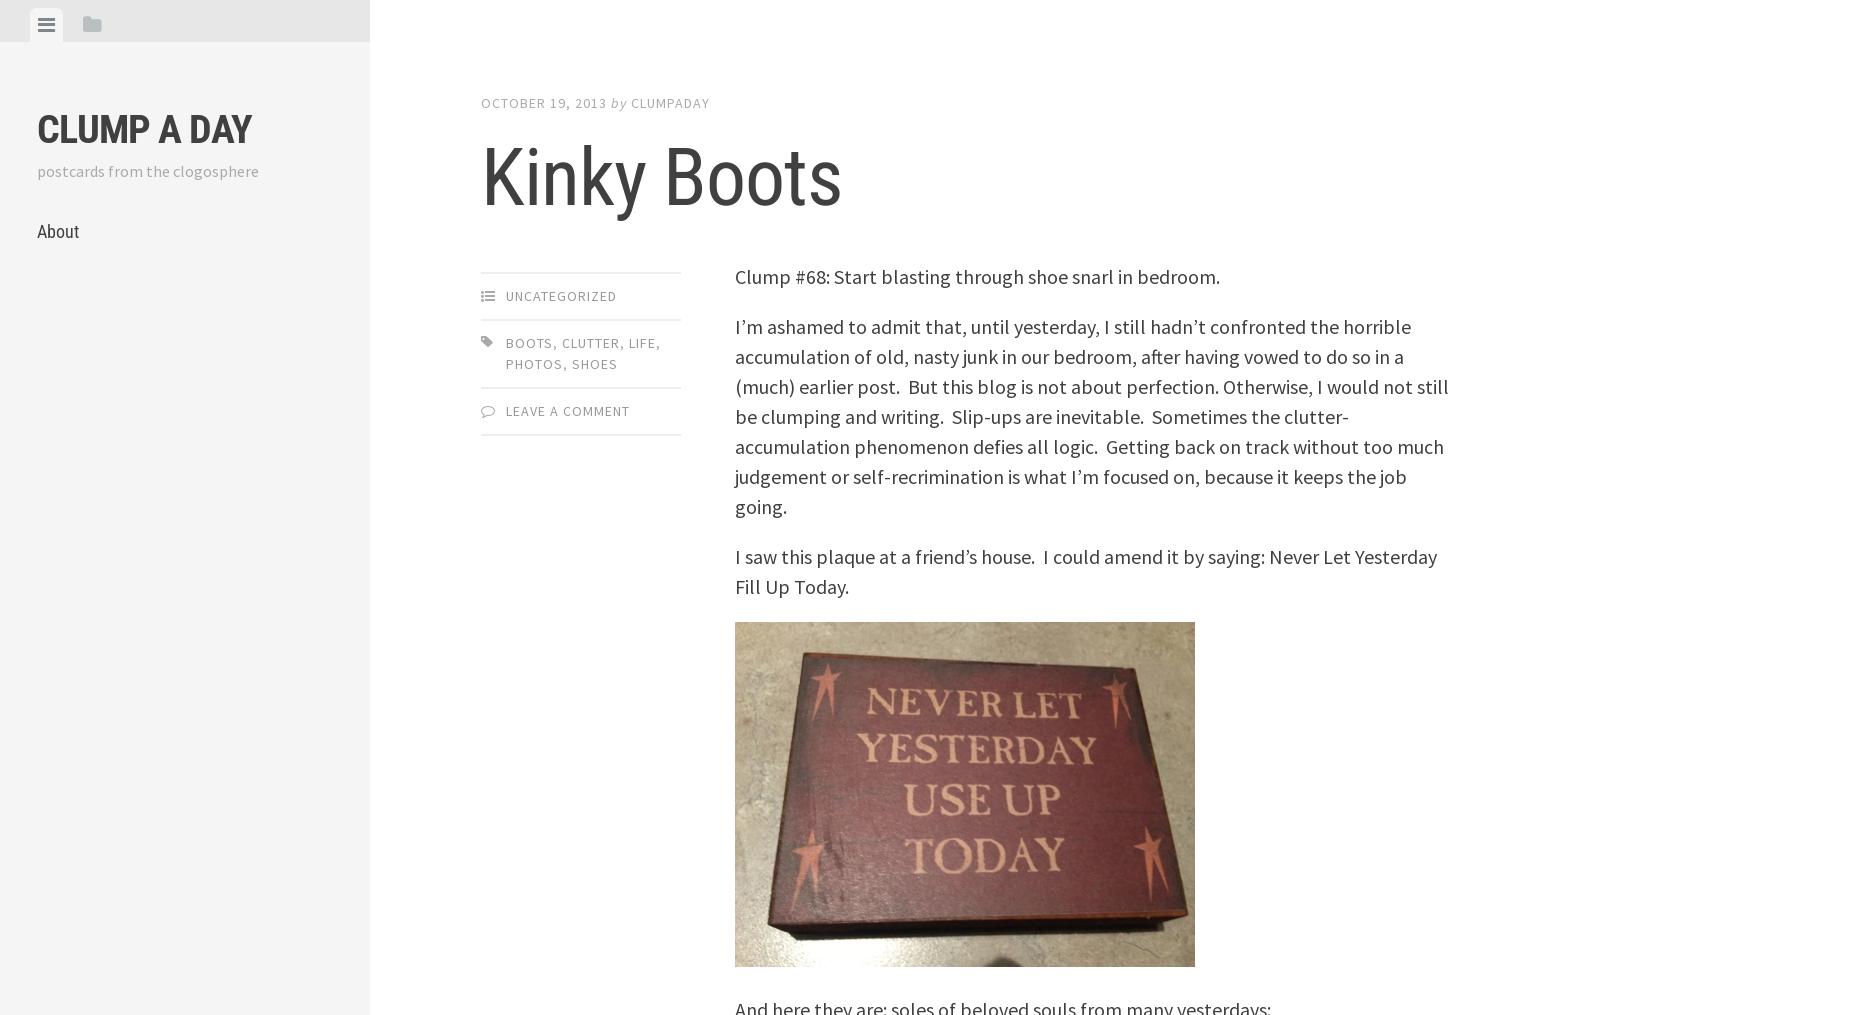 This screenshot has height=1015, width=1850. What do you see at coordinates (36, 170) in the screenshot?
I see `'postcards from the clogosphere'` at bounding box center [36, 170].